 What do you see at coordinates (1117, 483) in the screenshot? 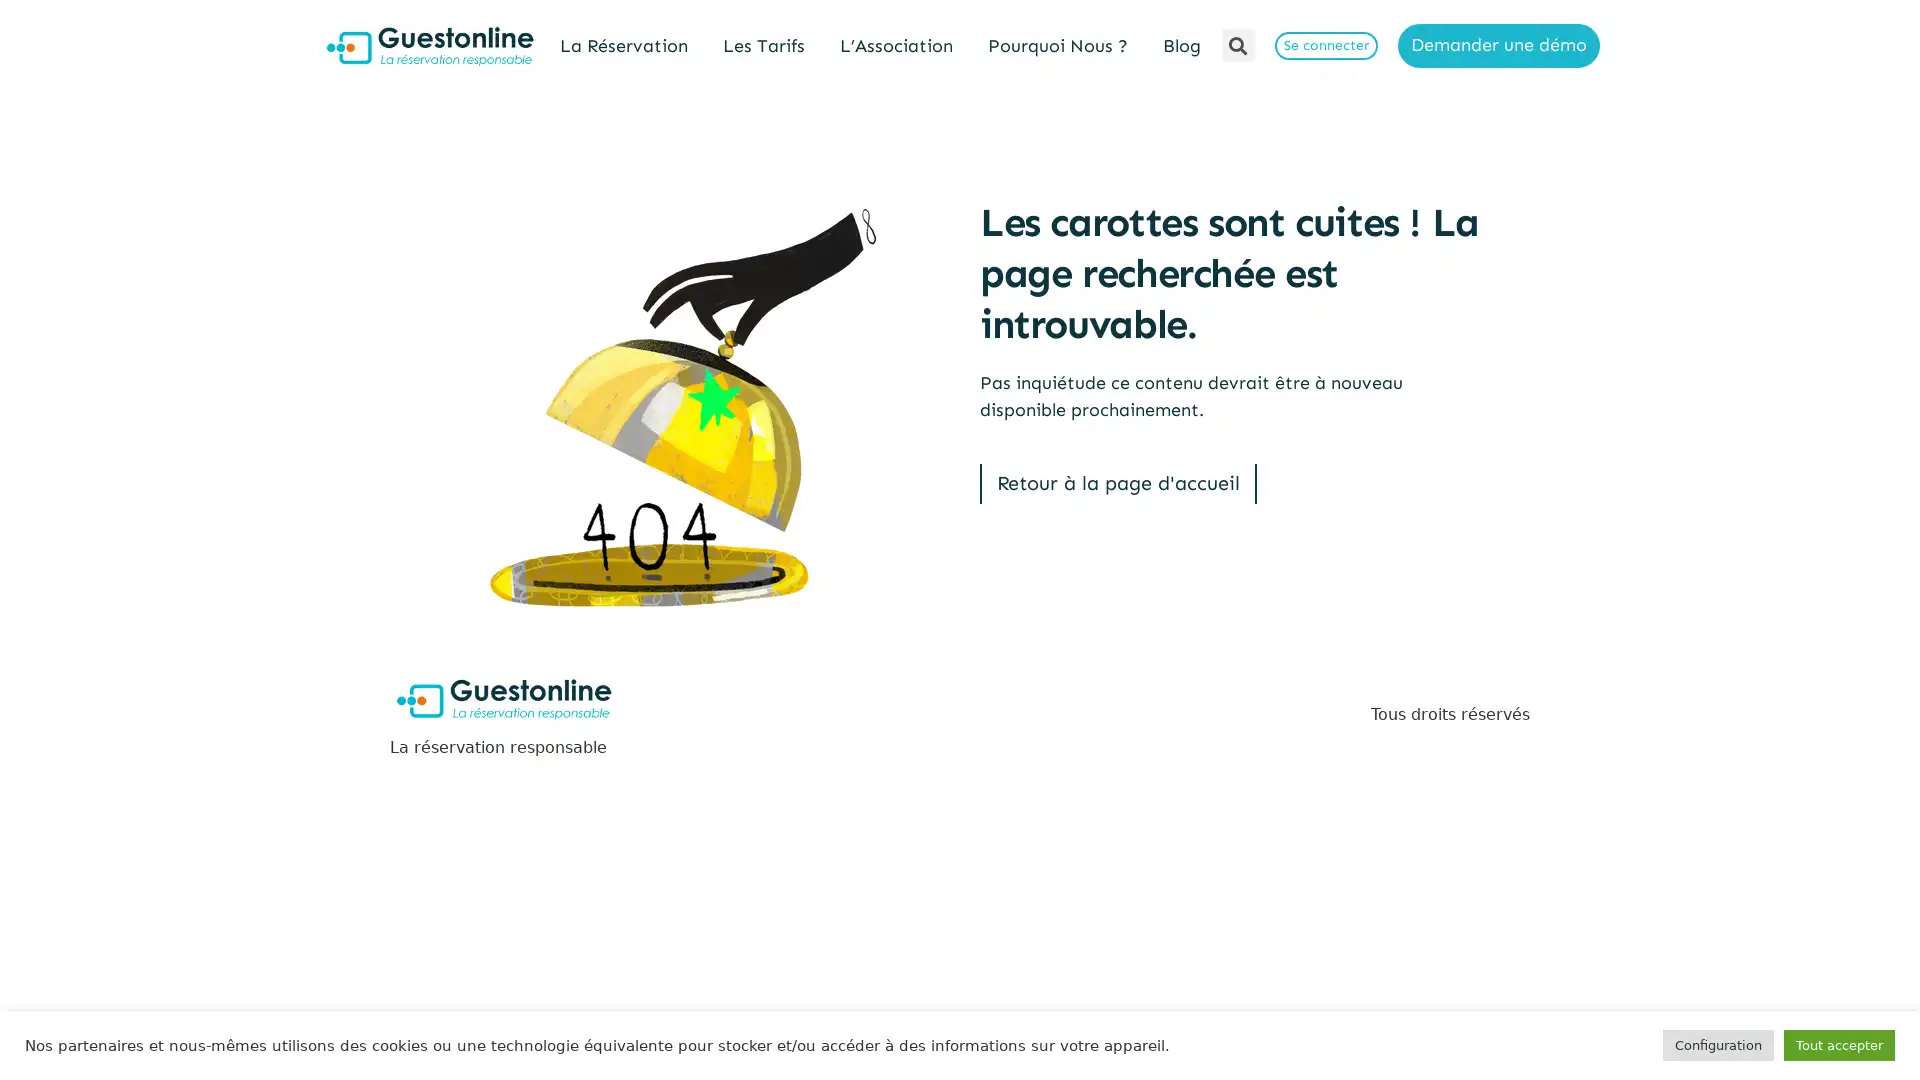
I see `Retour a la page d'accueil` at bounding box center [1117, 483].